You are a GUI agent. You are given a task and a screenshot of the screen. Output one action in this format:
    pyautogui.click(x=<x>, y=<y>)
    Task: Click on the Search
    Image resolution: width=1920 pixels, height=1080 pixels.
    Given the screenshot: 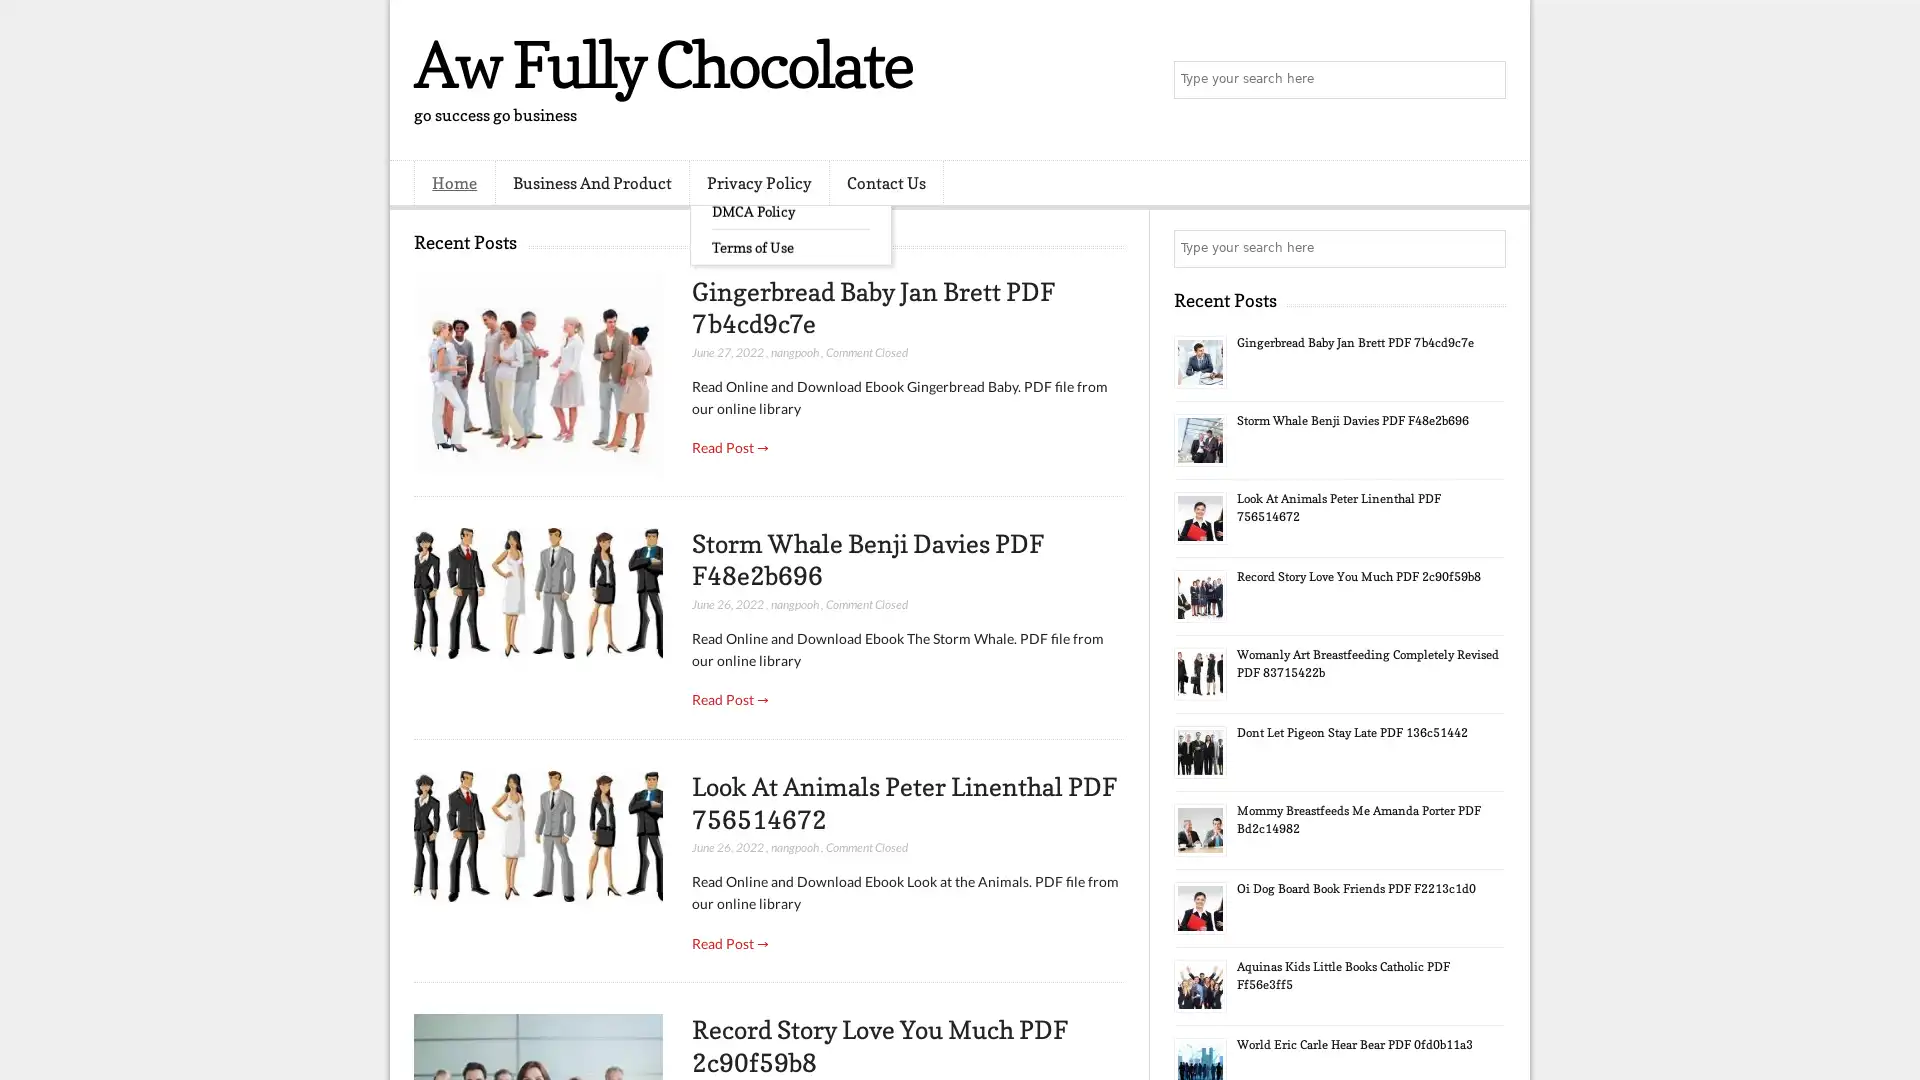 What is the action you would take?
    pyautogui.click(x=1485, y=248)
    